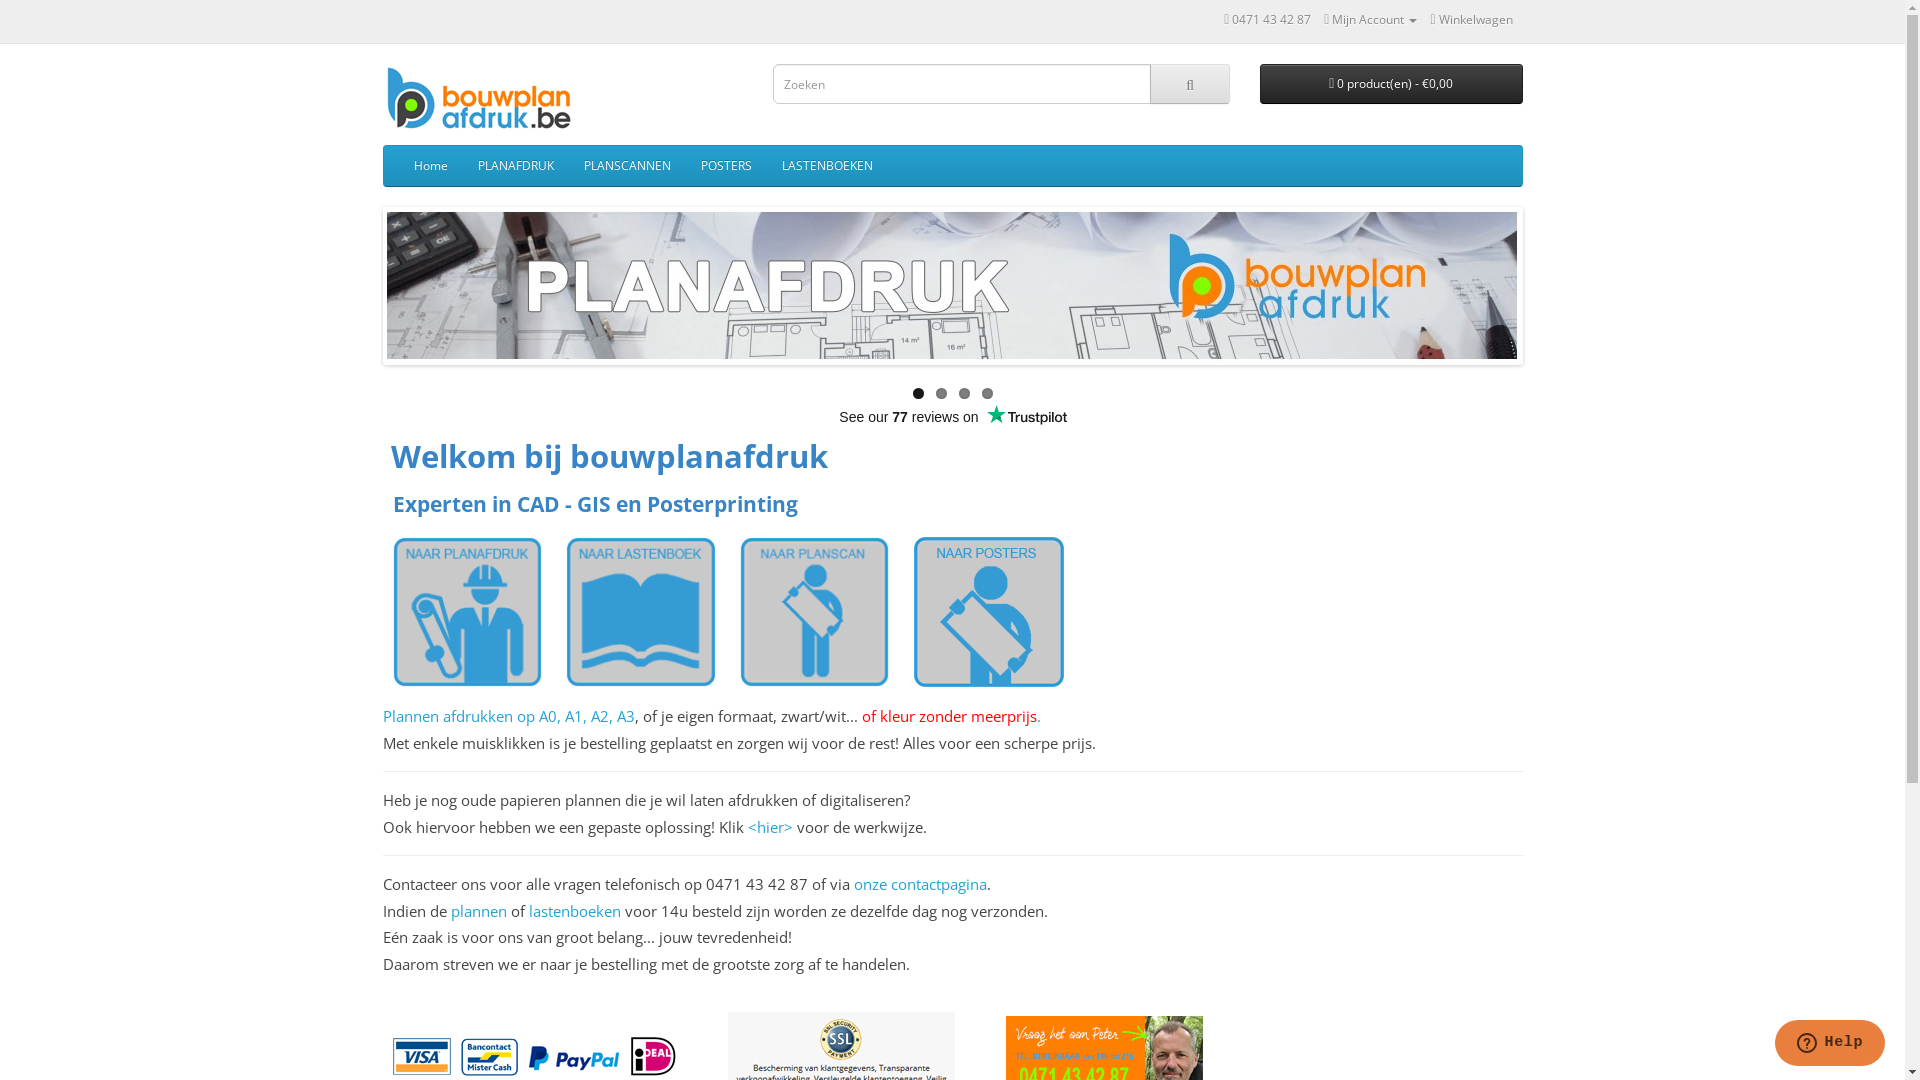  Describe the element at coordinates (769, 826) in the screenshot. I see `'<hier>'` at that location.